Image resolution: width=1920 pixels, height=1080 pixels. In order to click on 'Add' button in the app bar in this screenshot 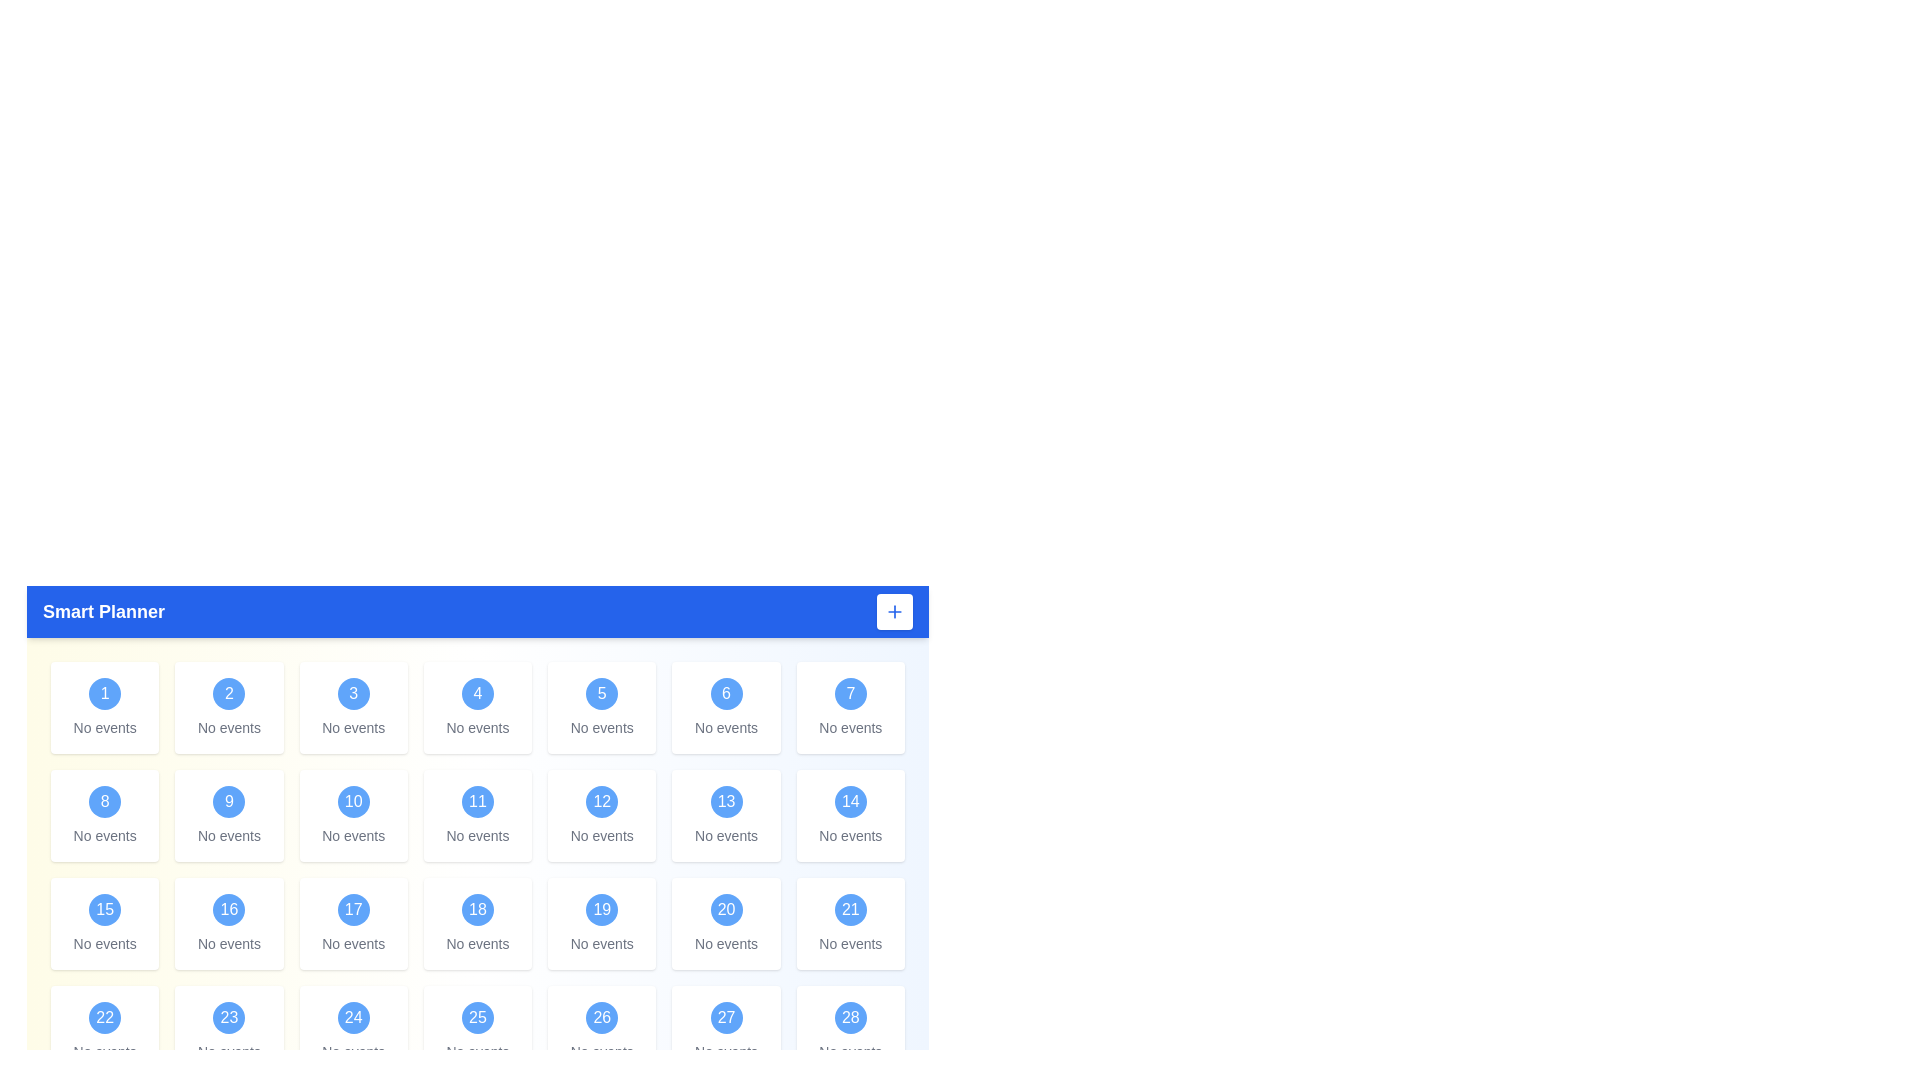, I will do `click(893, 611)`.